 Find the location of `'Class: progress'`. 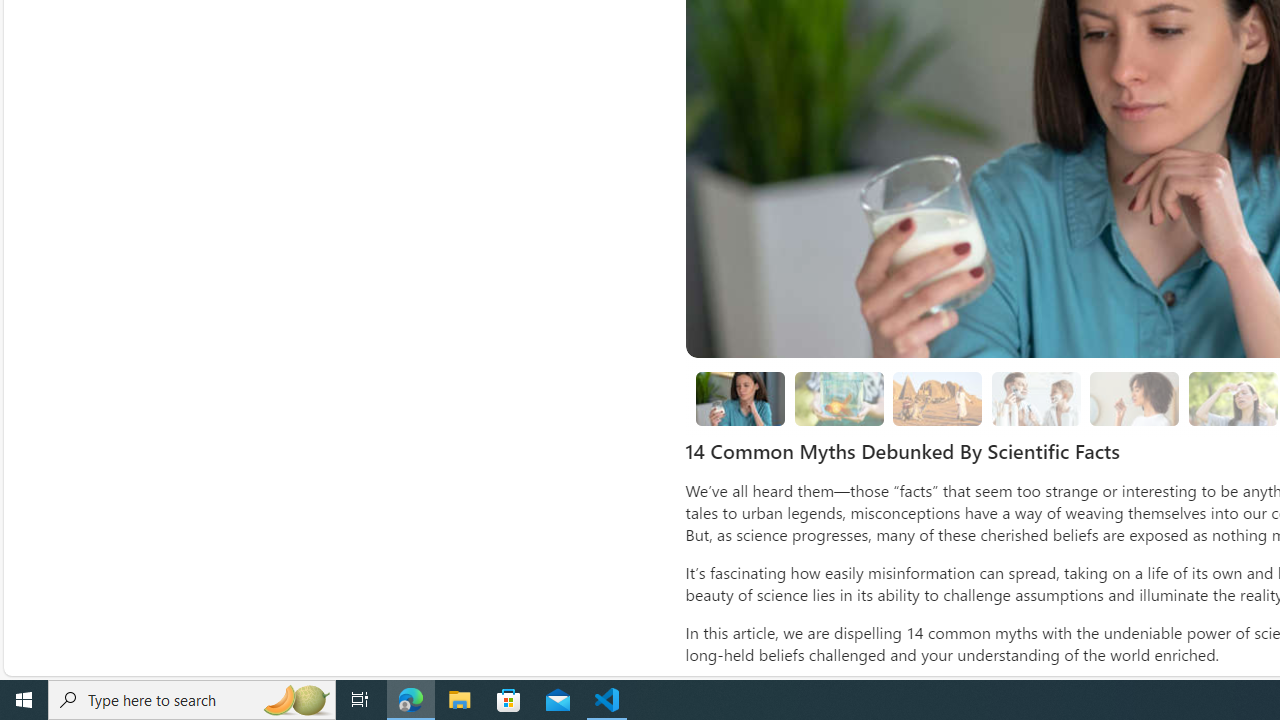

'Class: progress' is located at coordinates (1134, 395).